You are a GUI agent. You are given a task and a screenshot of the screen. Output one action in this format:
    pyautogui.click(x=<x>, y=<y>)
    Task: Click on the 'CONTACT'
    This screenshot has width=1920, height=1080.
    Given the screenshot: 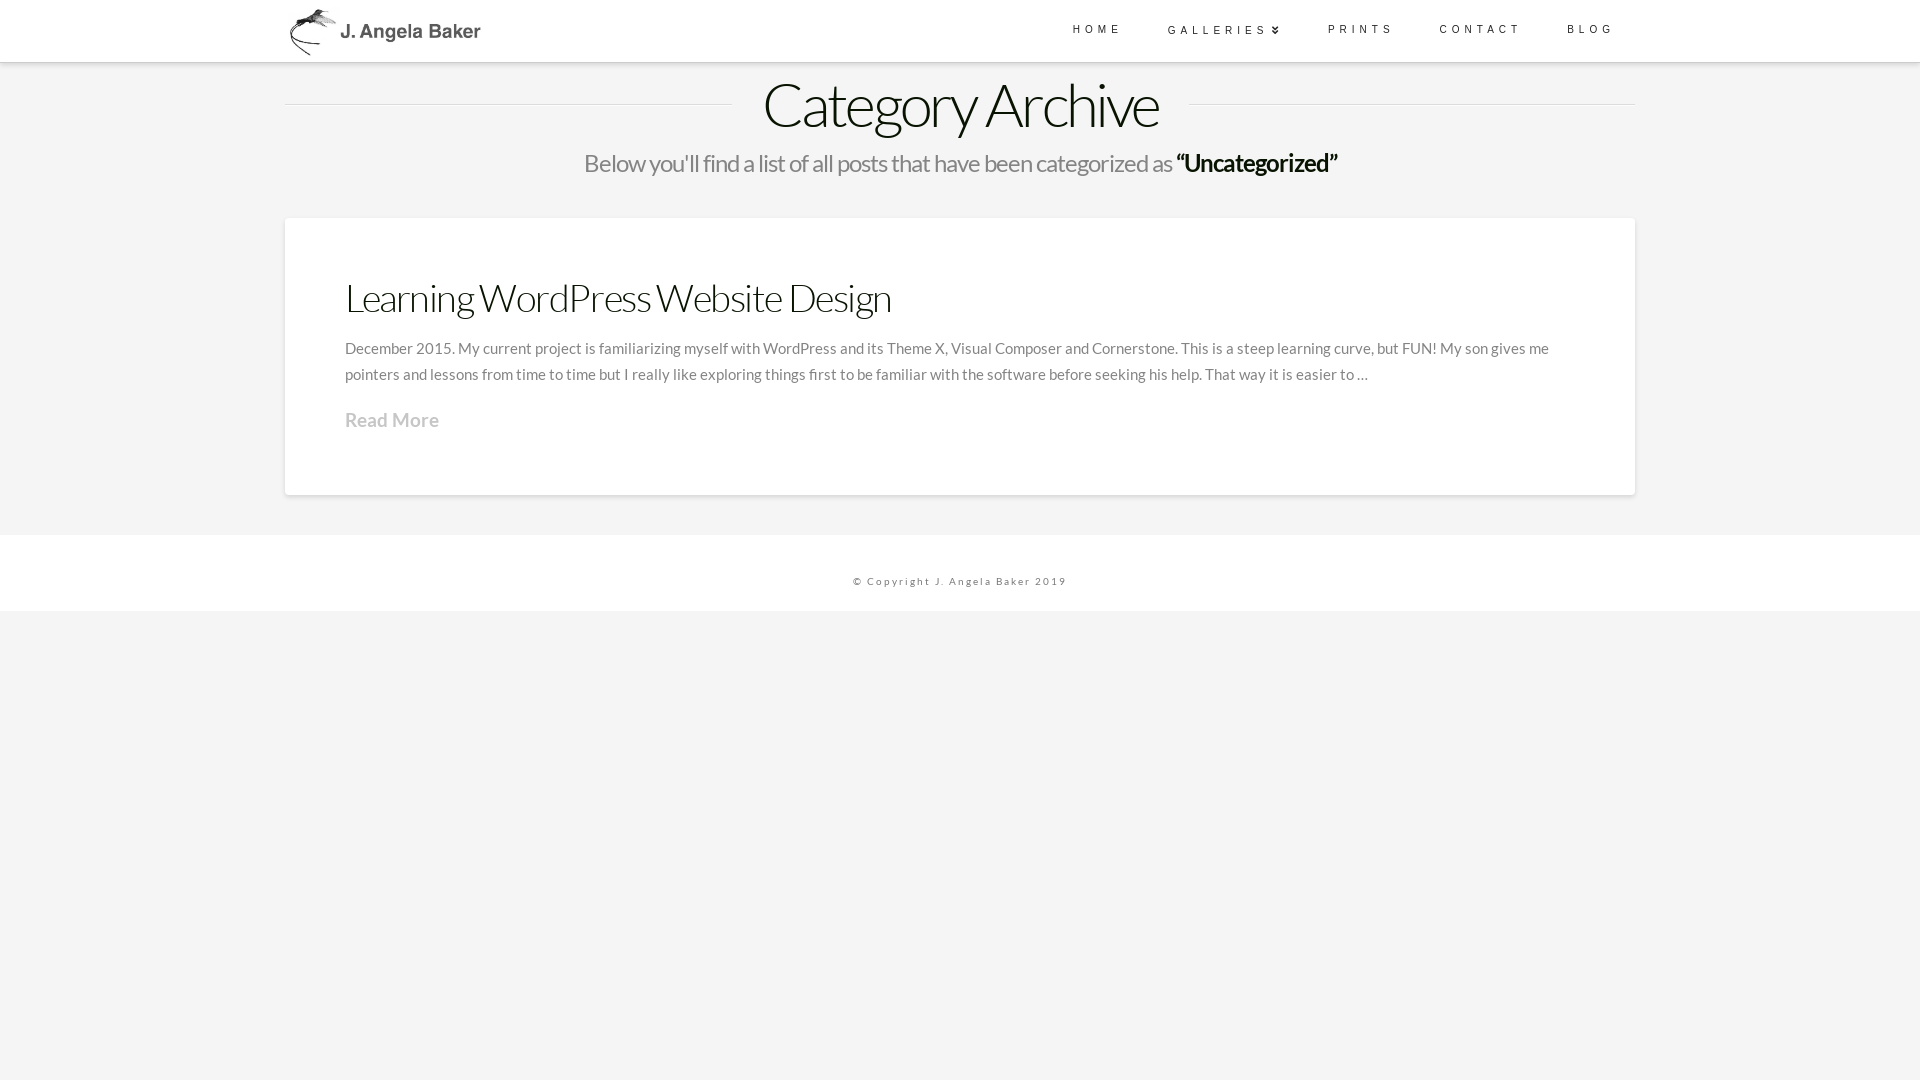 What is the action you would take?
    pyautogui.click(x=1478, y=19)
    